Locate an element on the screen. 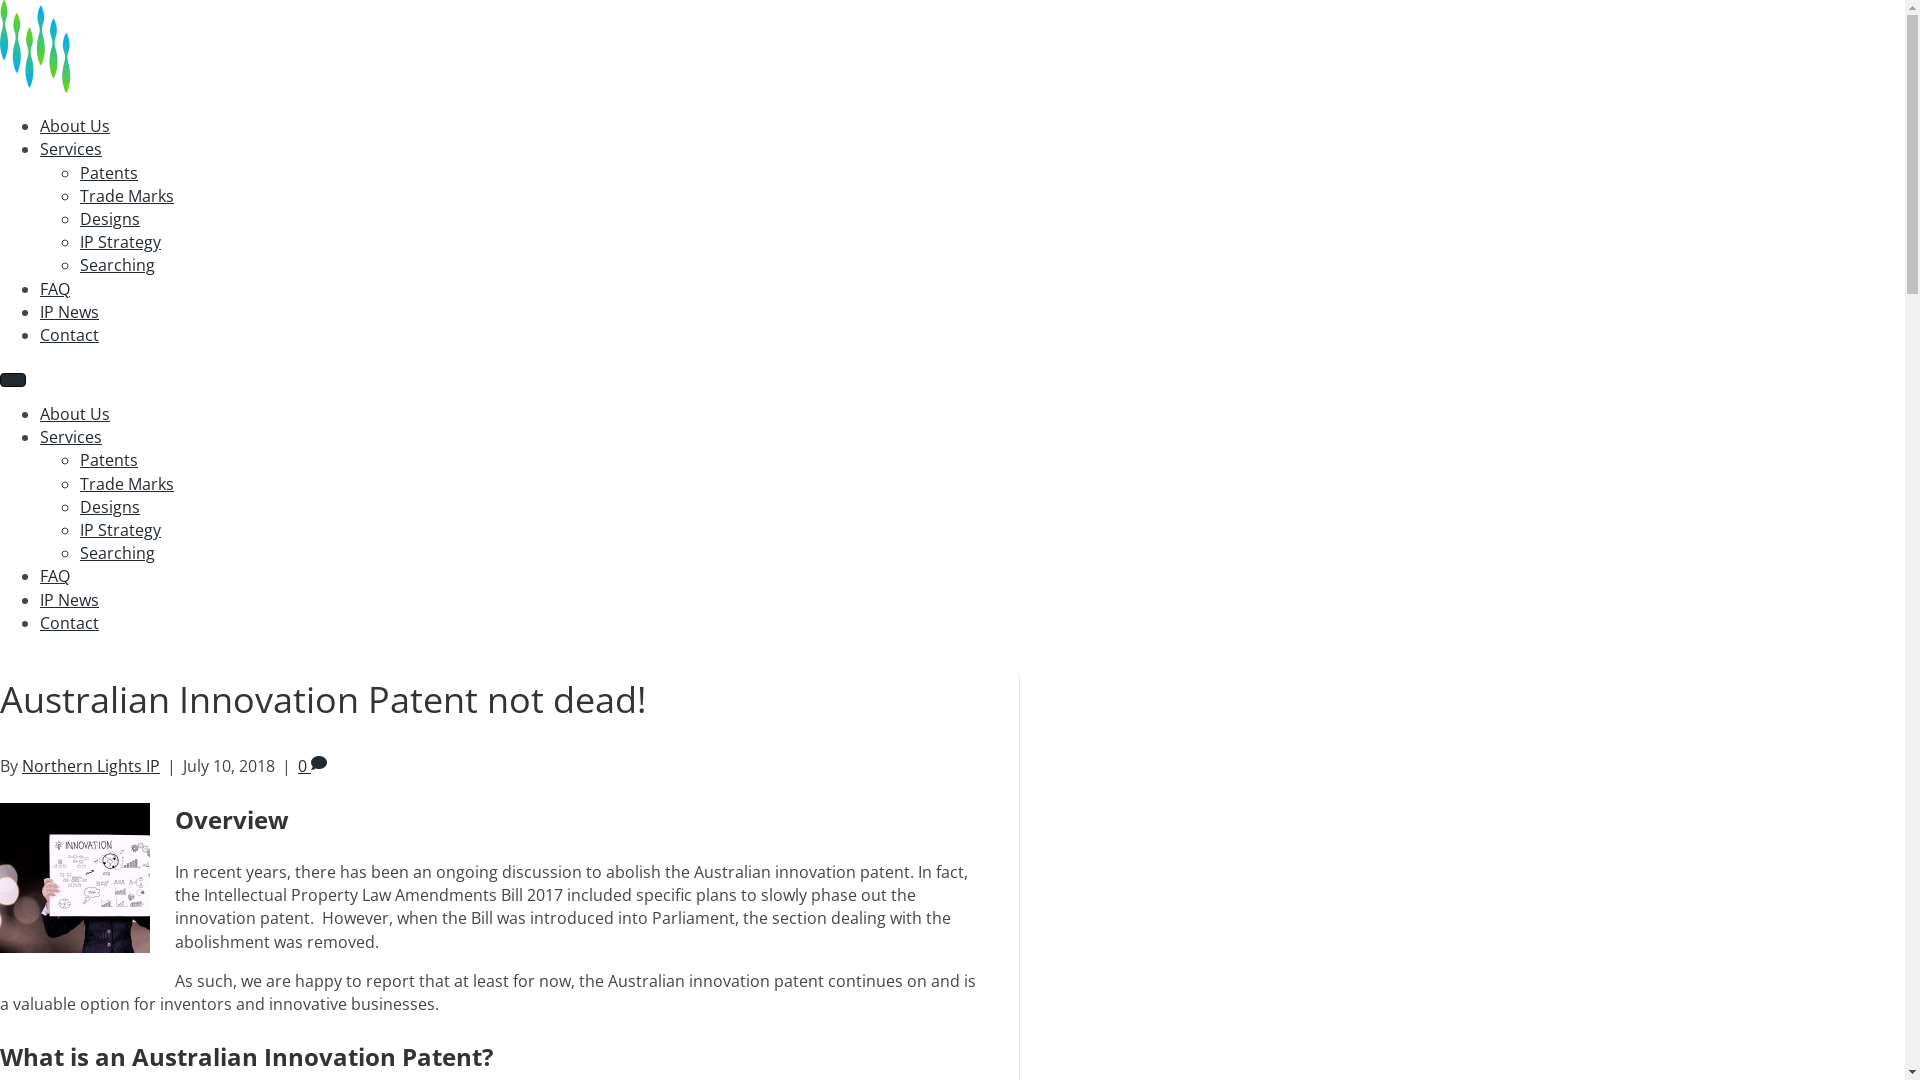 The height and width of the screenshot is (1080, 1920). 'Logo_Northern_Lights_IP' is located at coordinates (99, 45).